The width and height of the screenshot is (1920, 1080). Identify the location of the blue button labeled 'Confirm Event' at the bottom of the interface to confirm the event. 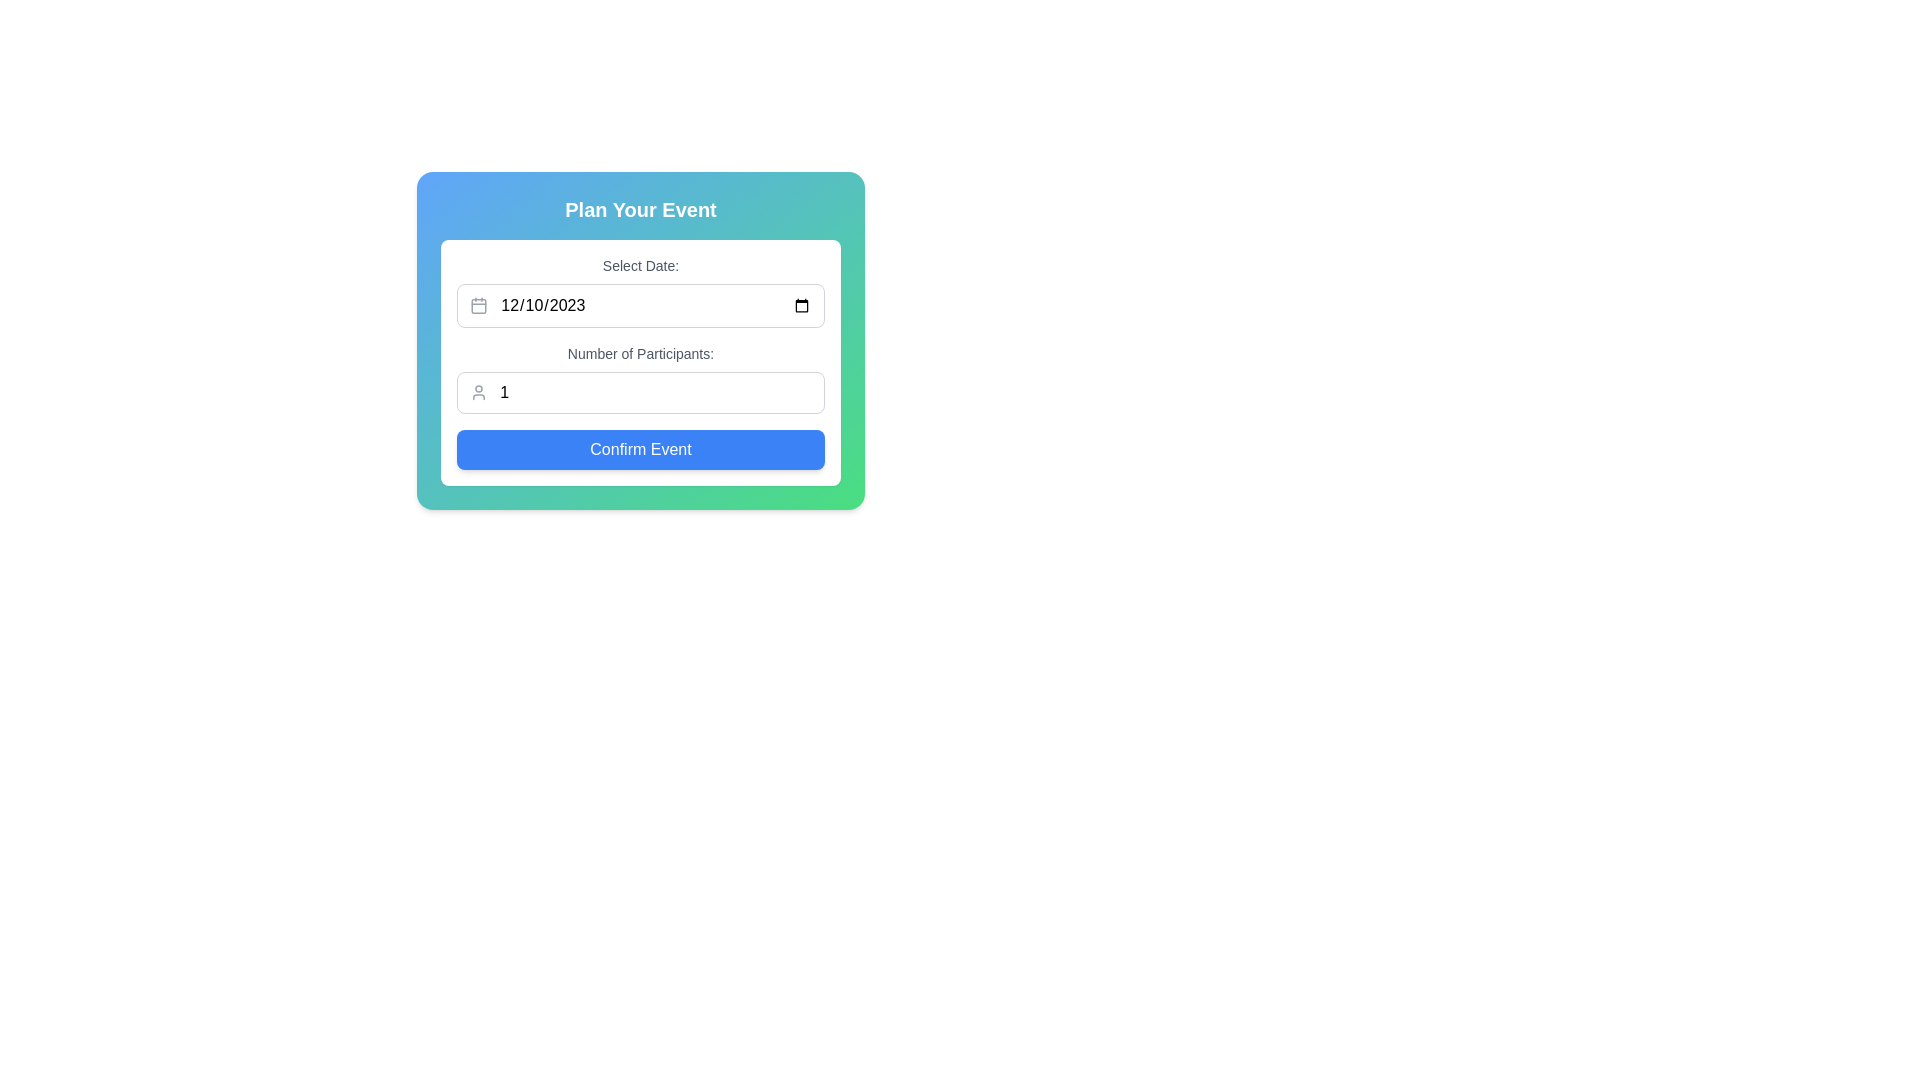
(641, 450).